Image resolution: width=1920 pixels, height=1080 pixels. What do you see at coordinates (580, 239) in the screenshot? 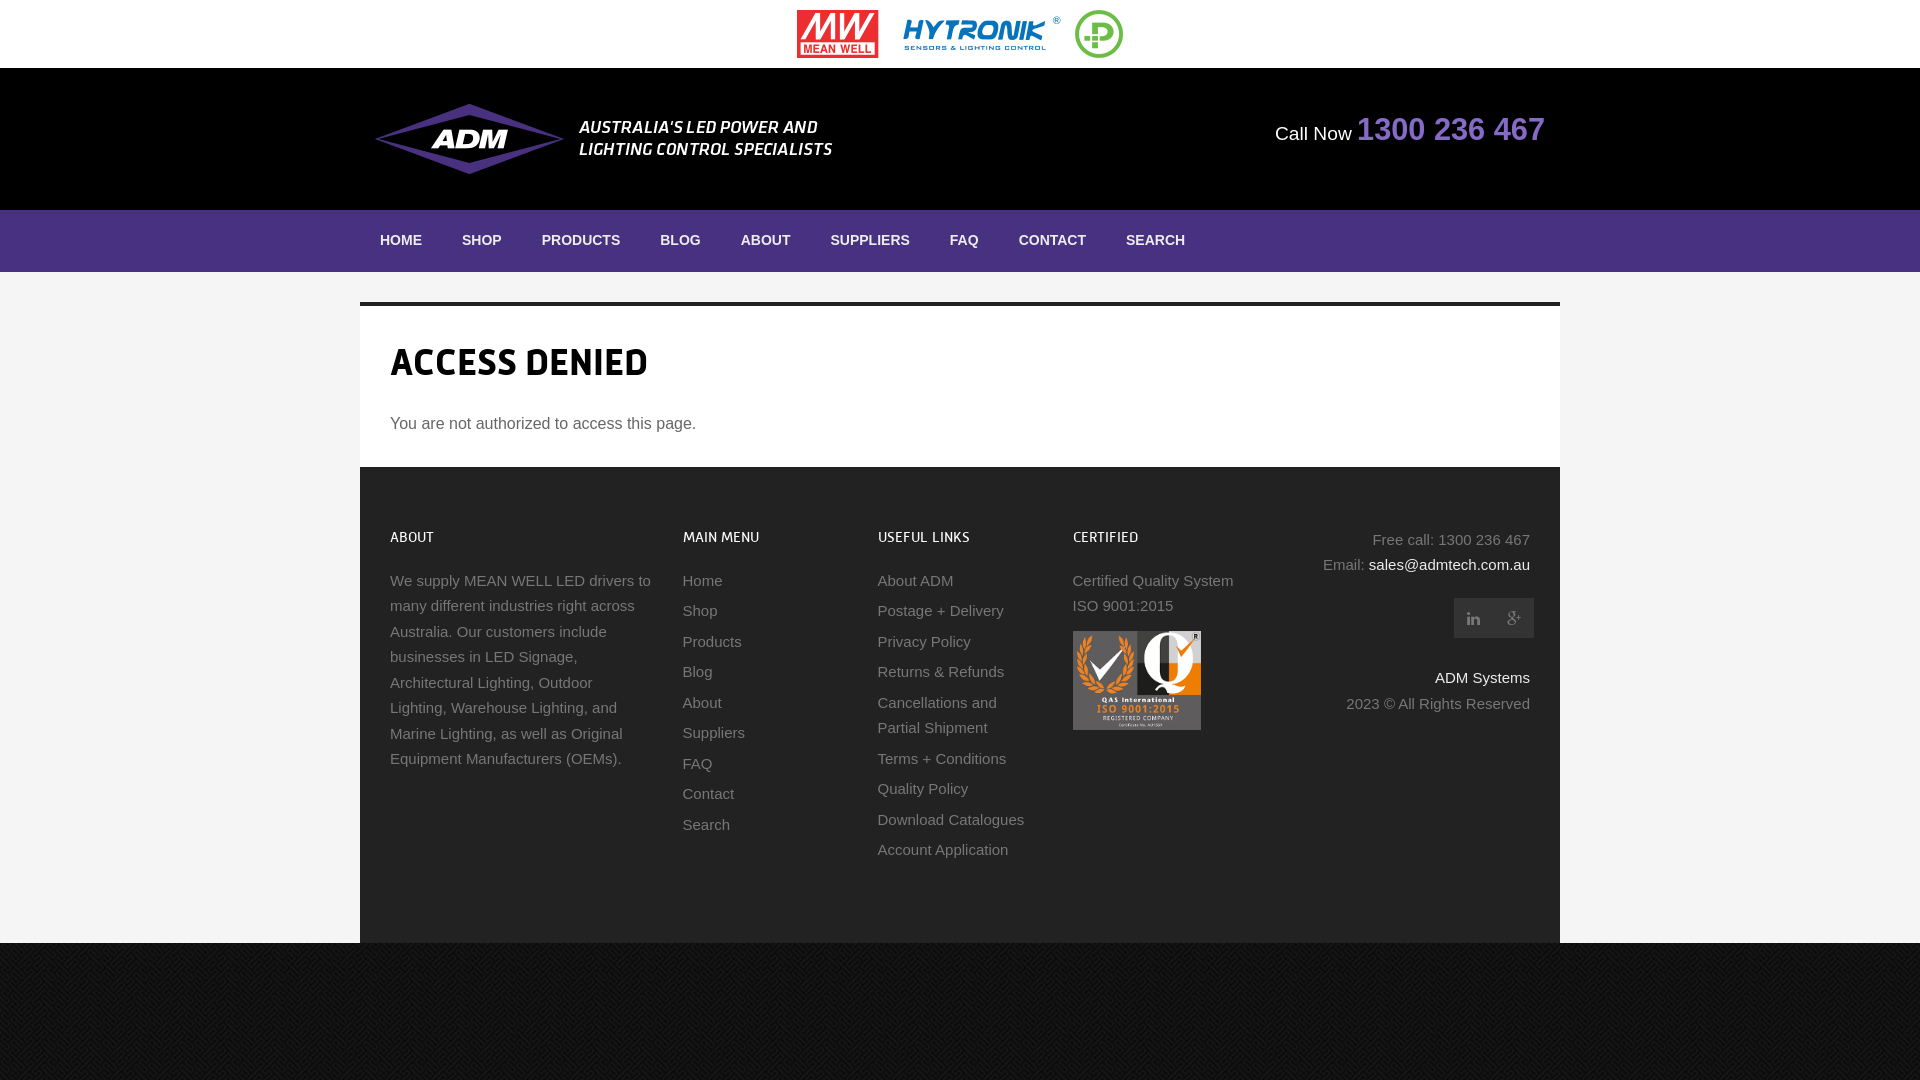
I see `'PRODUCTS'` at bounding box center [580, 239].